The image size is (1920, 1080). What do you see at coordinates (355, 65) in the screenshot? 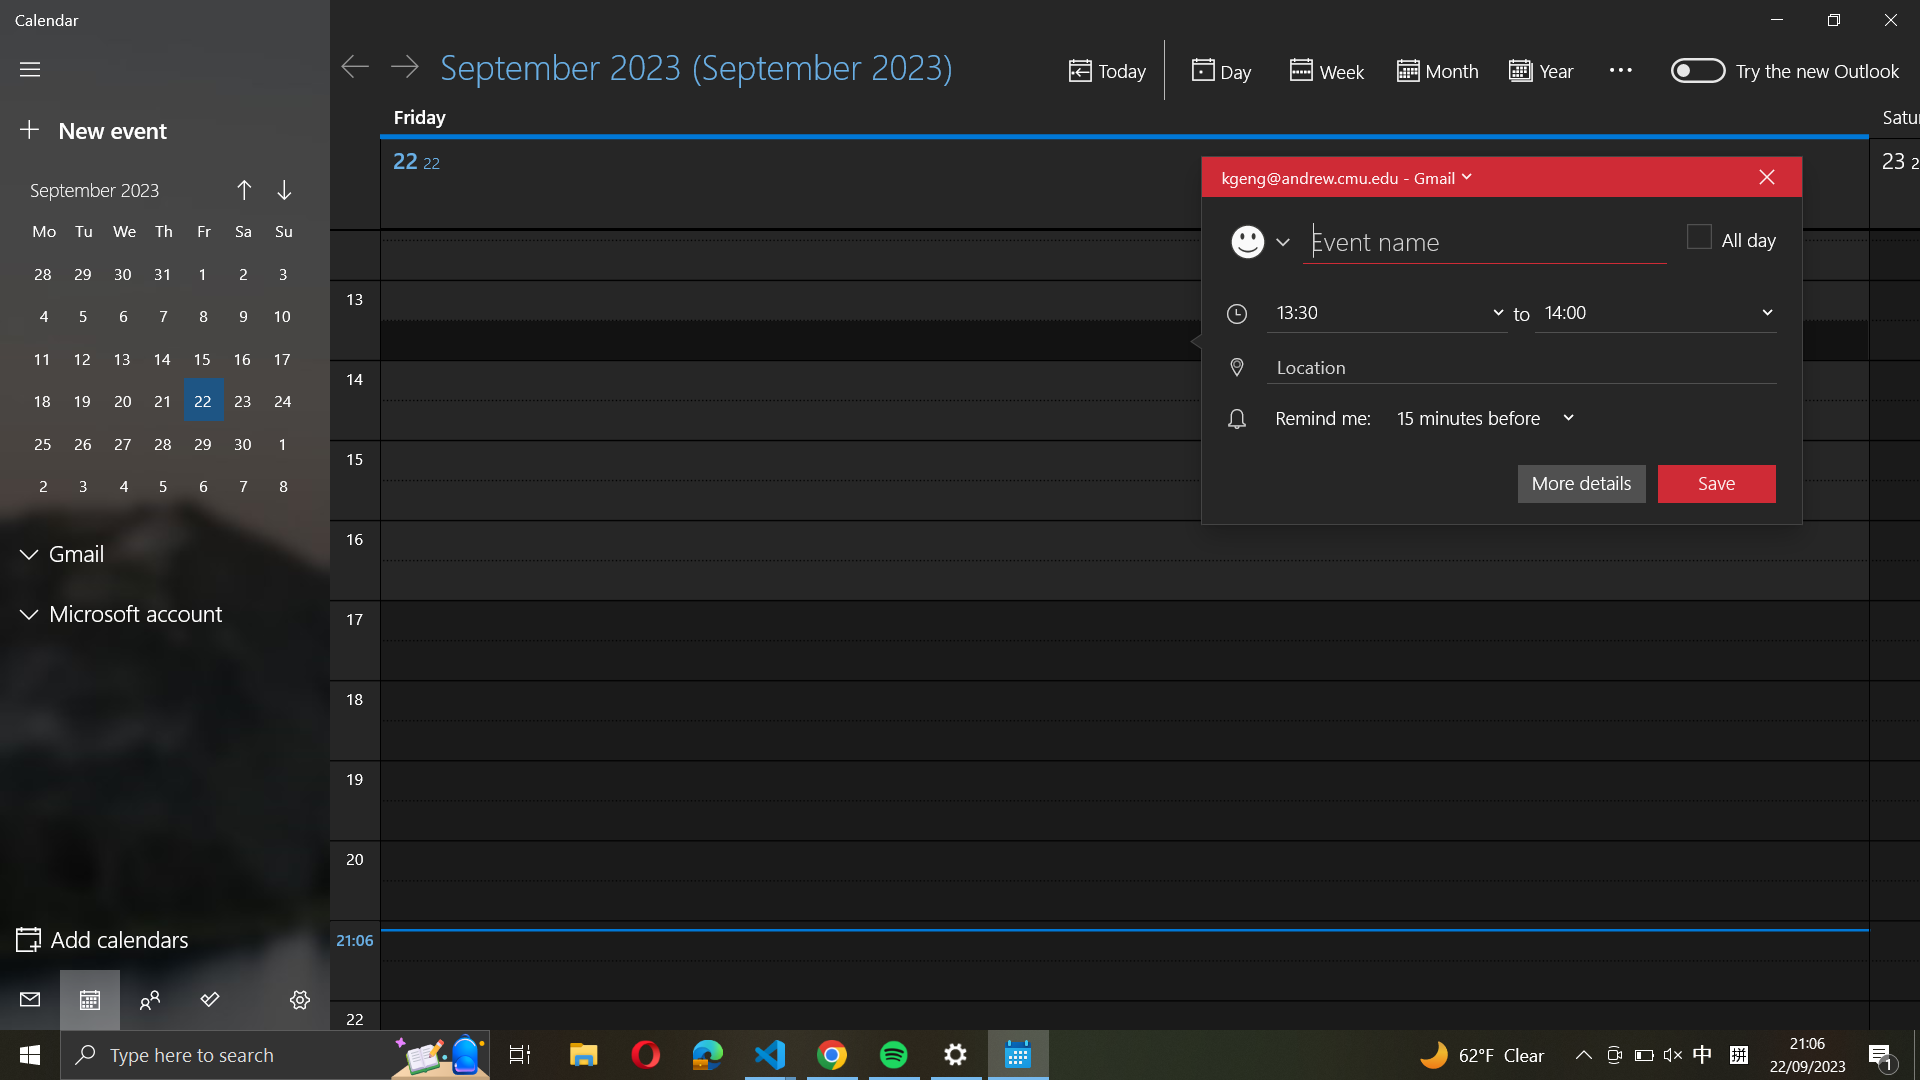
I see `two clicks on the "Previous Day" button to access the day before yesterday"s date` at bounding box center [355, 65].